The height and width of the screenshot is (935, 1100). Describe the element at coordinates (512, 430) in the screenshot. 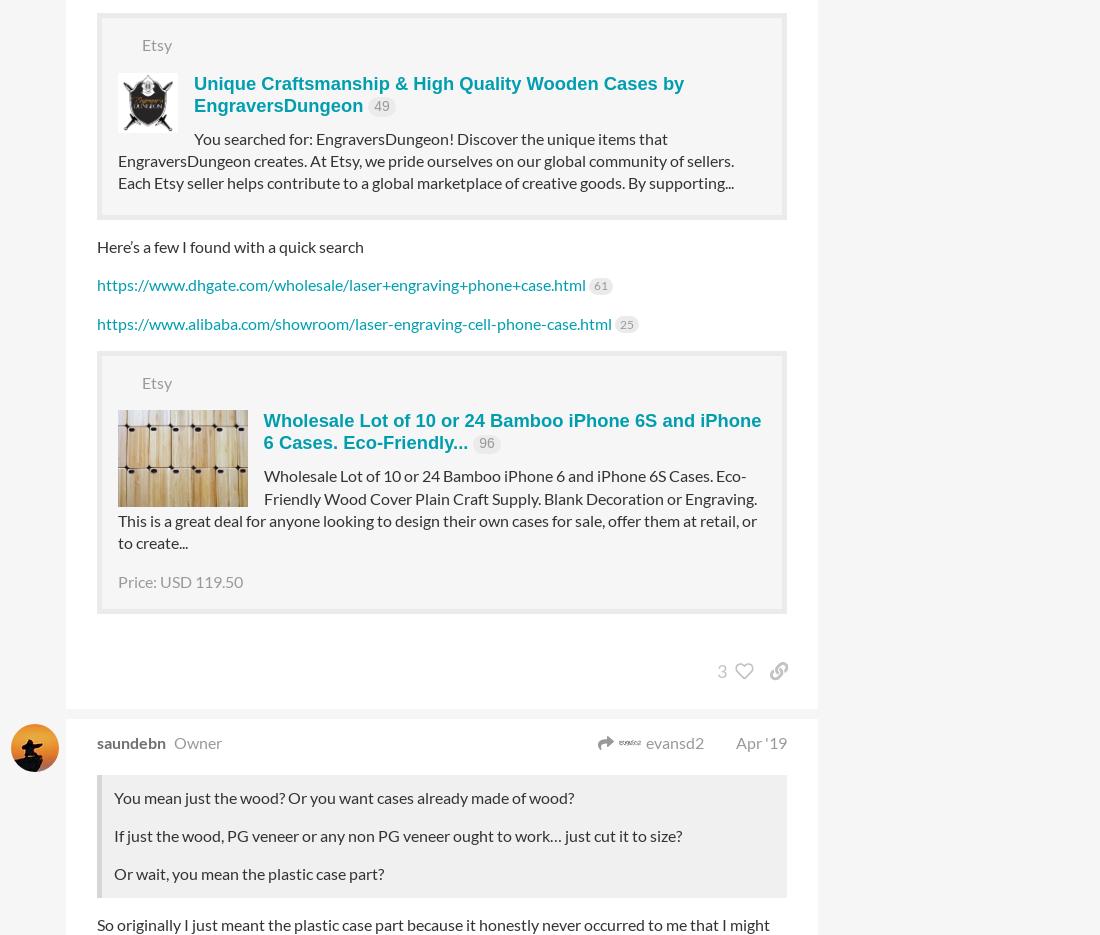

I see `'Wholesale Lot of 10 or 24 Bamboo iPhone 6S and iPhone 6 Cases. Eco-Friendly...'` at that location.